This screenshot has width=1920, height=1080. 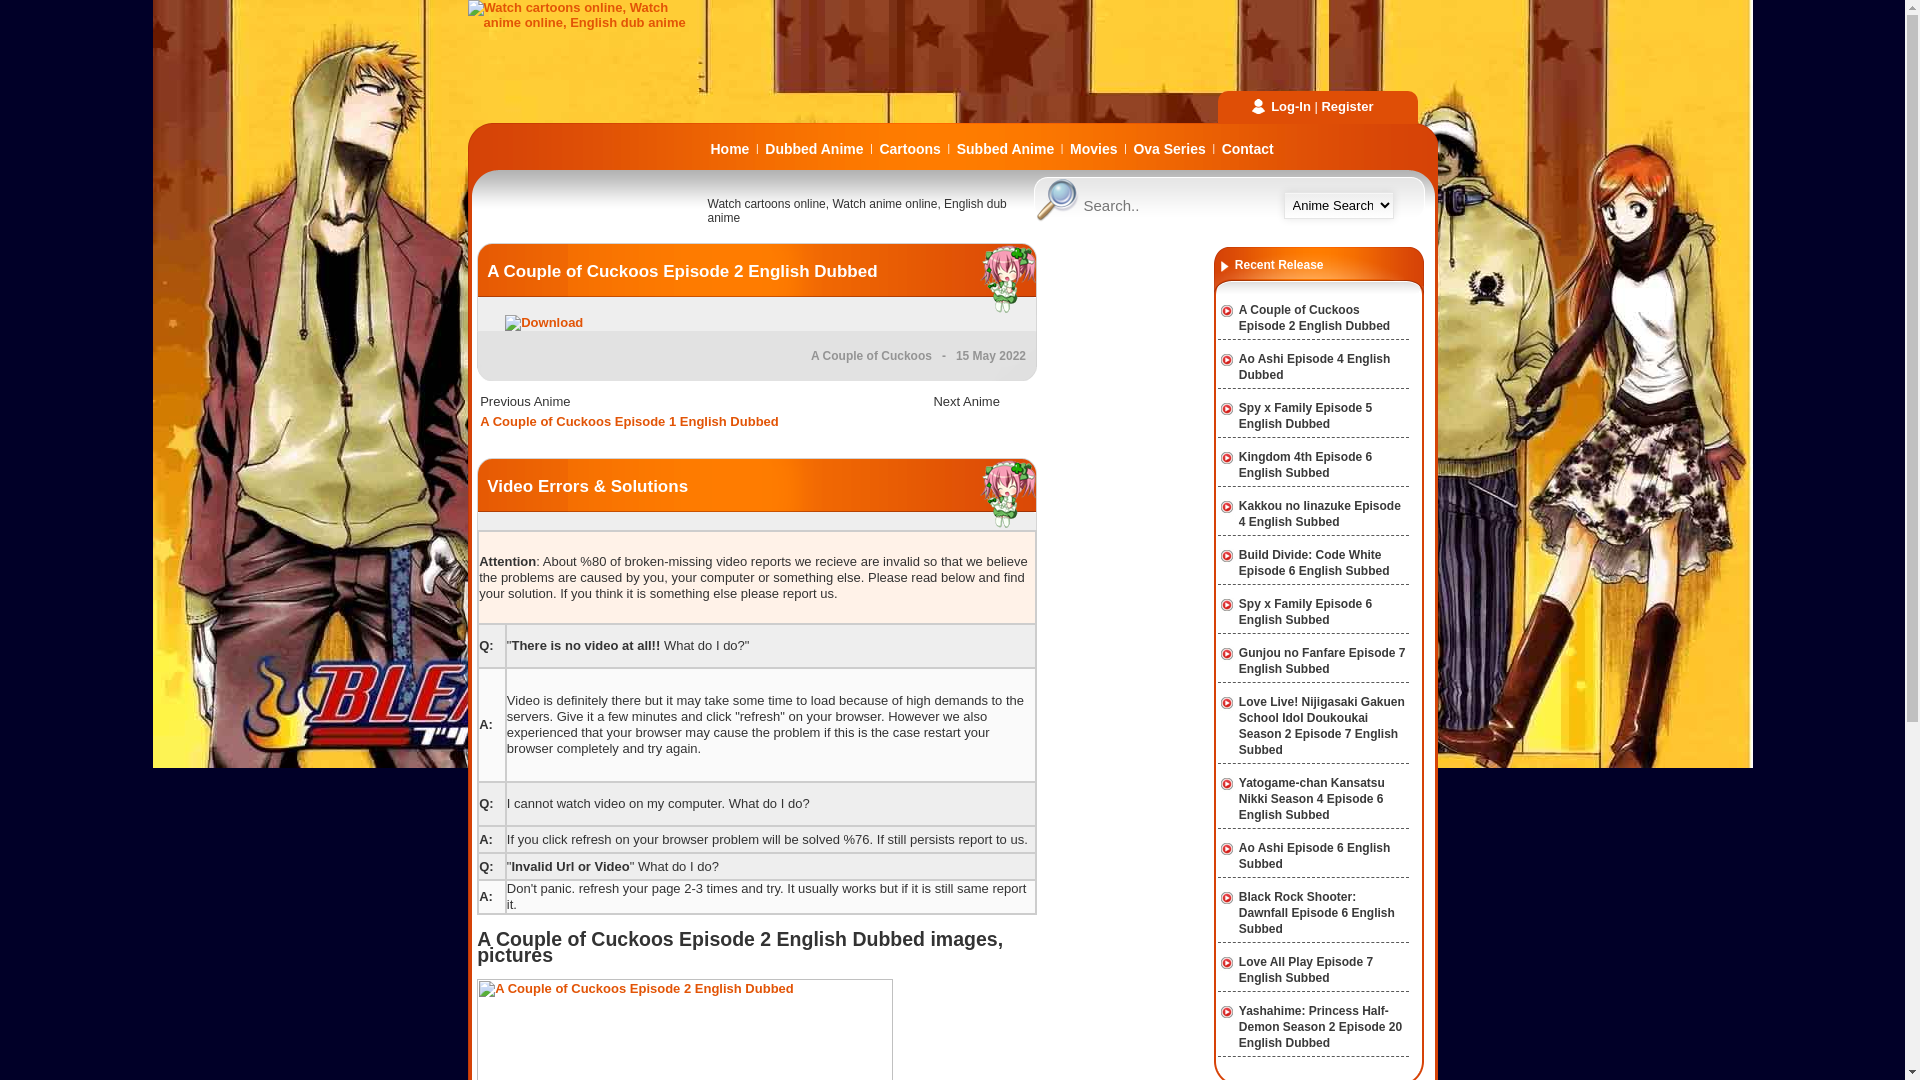 I want to click on 'Ao Ashi Episode 6 English Subbed', so click(x=1237, y=855).